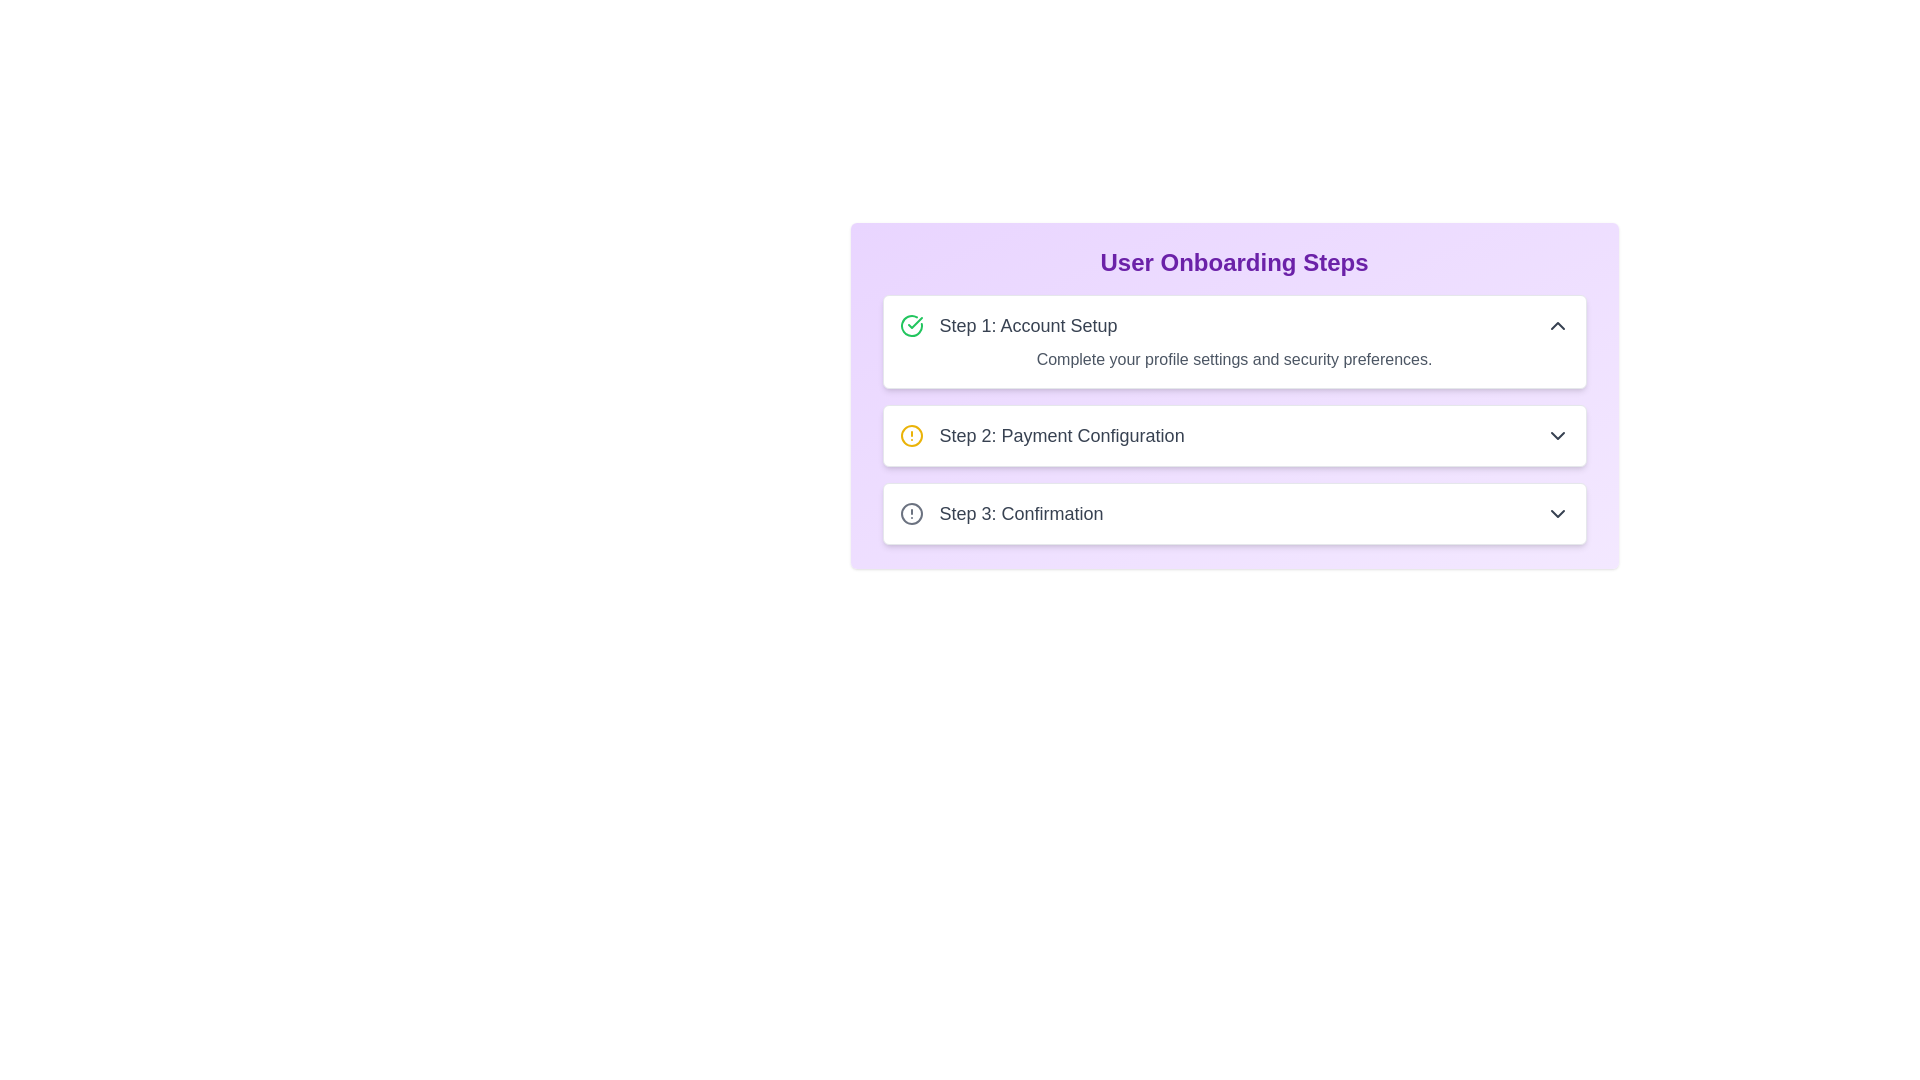 Image resolution: width=1920 pixels, height=1080 pixels. What do you see at coordinates (910, 434) in the screenshot?
I see `the circular icon with a yellow outline located in the second step of the user onboarding process, to the left of the step title 'Step 2: Payment Configuration'` at bounding box center [910, 434].